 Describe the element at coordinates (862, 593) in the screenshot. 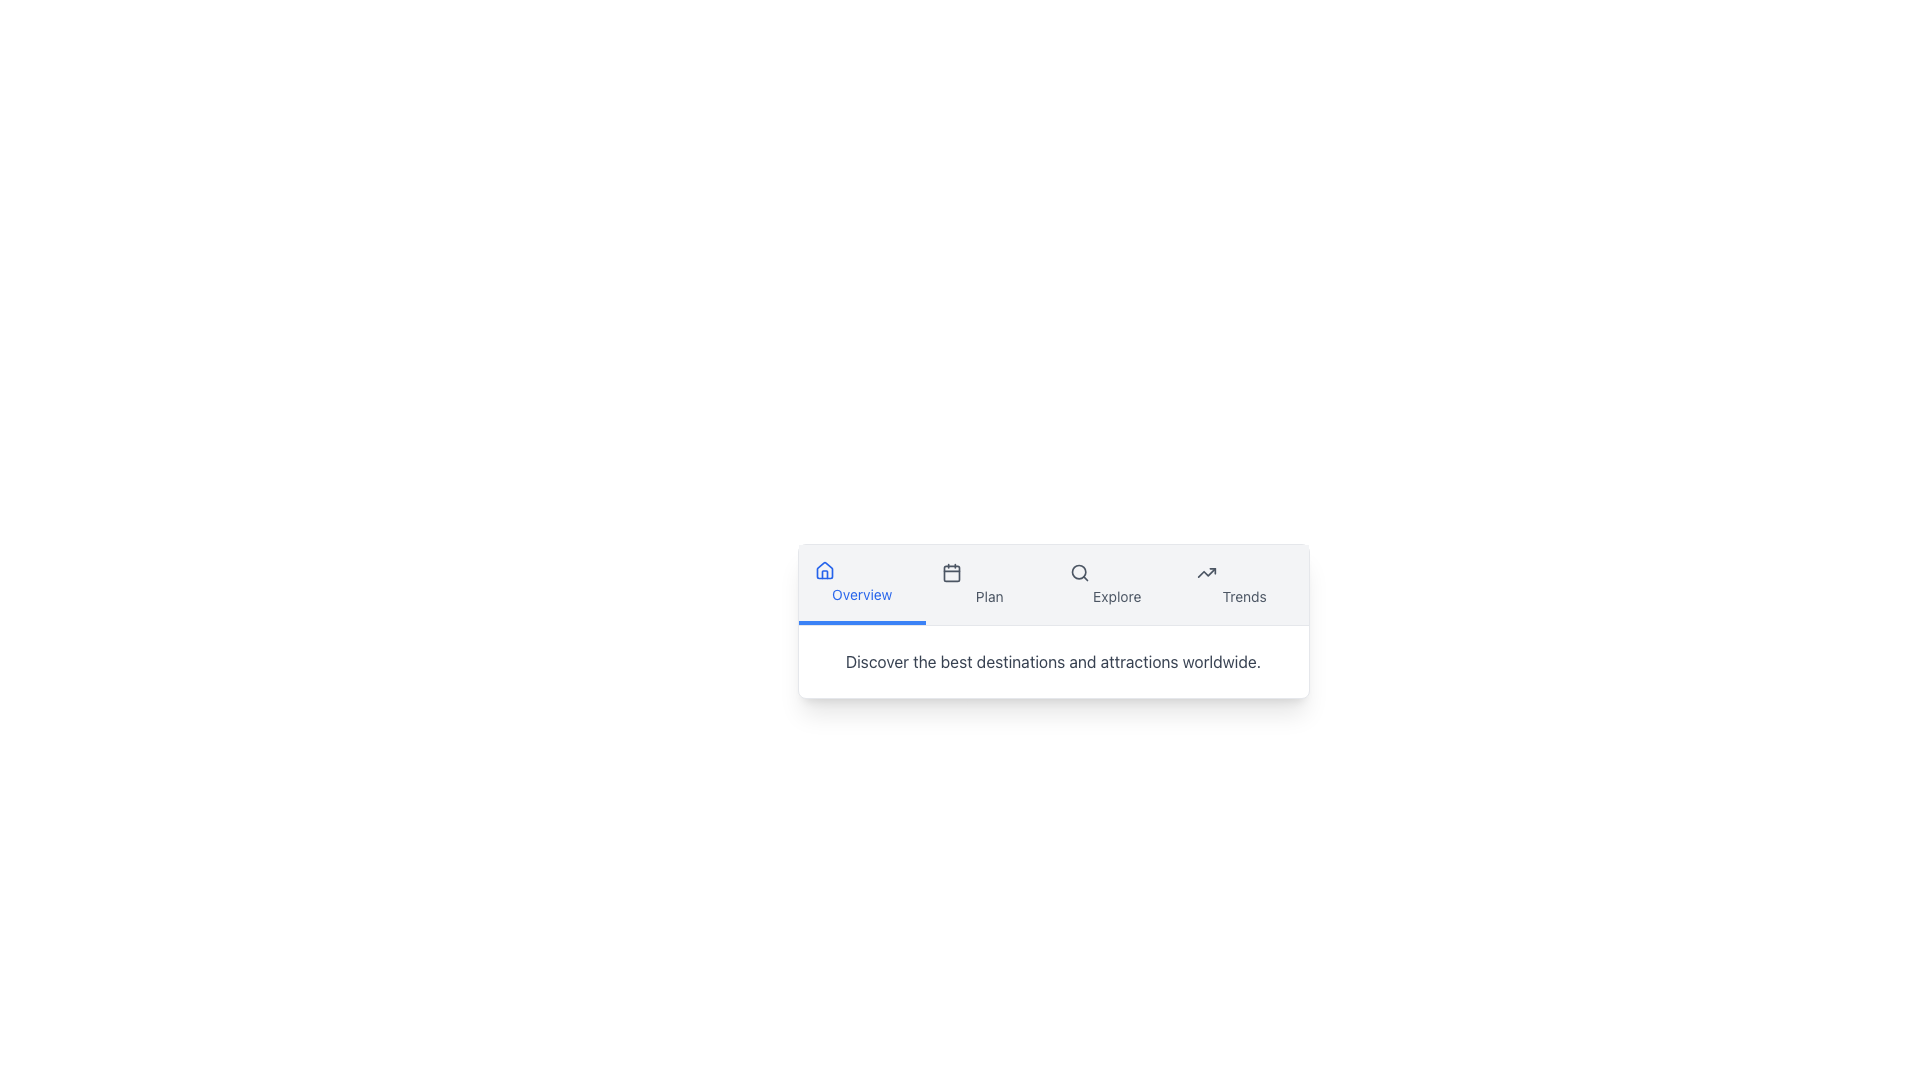

I see `the text element labeled 'Overview' which is styled in blue and located beneath the house-shaped icon in the navigation bar near the top of the UI` at that location.